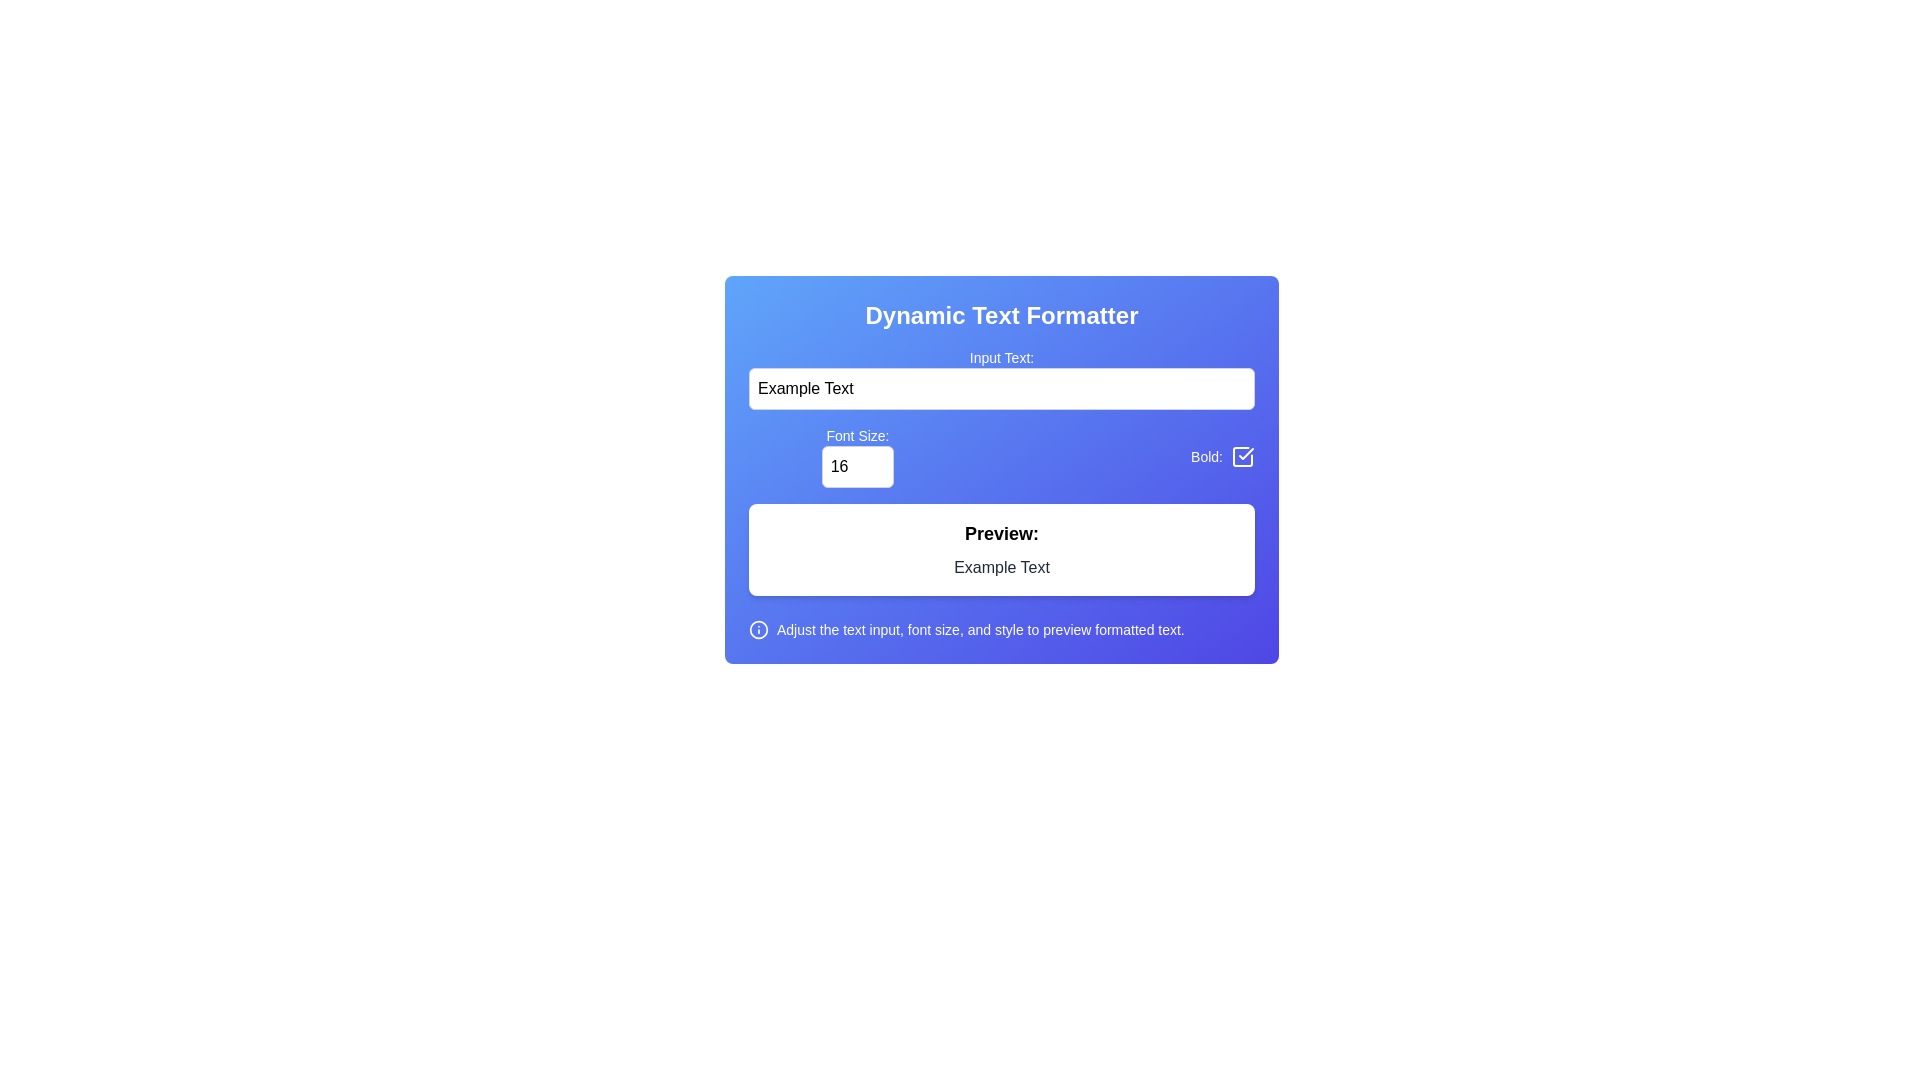 The height and width of the screenshot is (1080, 1920). What do you see at coordinates (1002, 357) in the screenshot?
I see `text label 'Input Text:' which is styled in bold, white font and positioned at the top-left area of the input field` at bounding box center [1002, 357].